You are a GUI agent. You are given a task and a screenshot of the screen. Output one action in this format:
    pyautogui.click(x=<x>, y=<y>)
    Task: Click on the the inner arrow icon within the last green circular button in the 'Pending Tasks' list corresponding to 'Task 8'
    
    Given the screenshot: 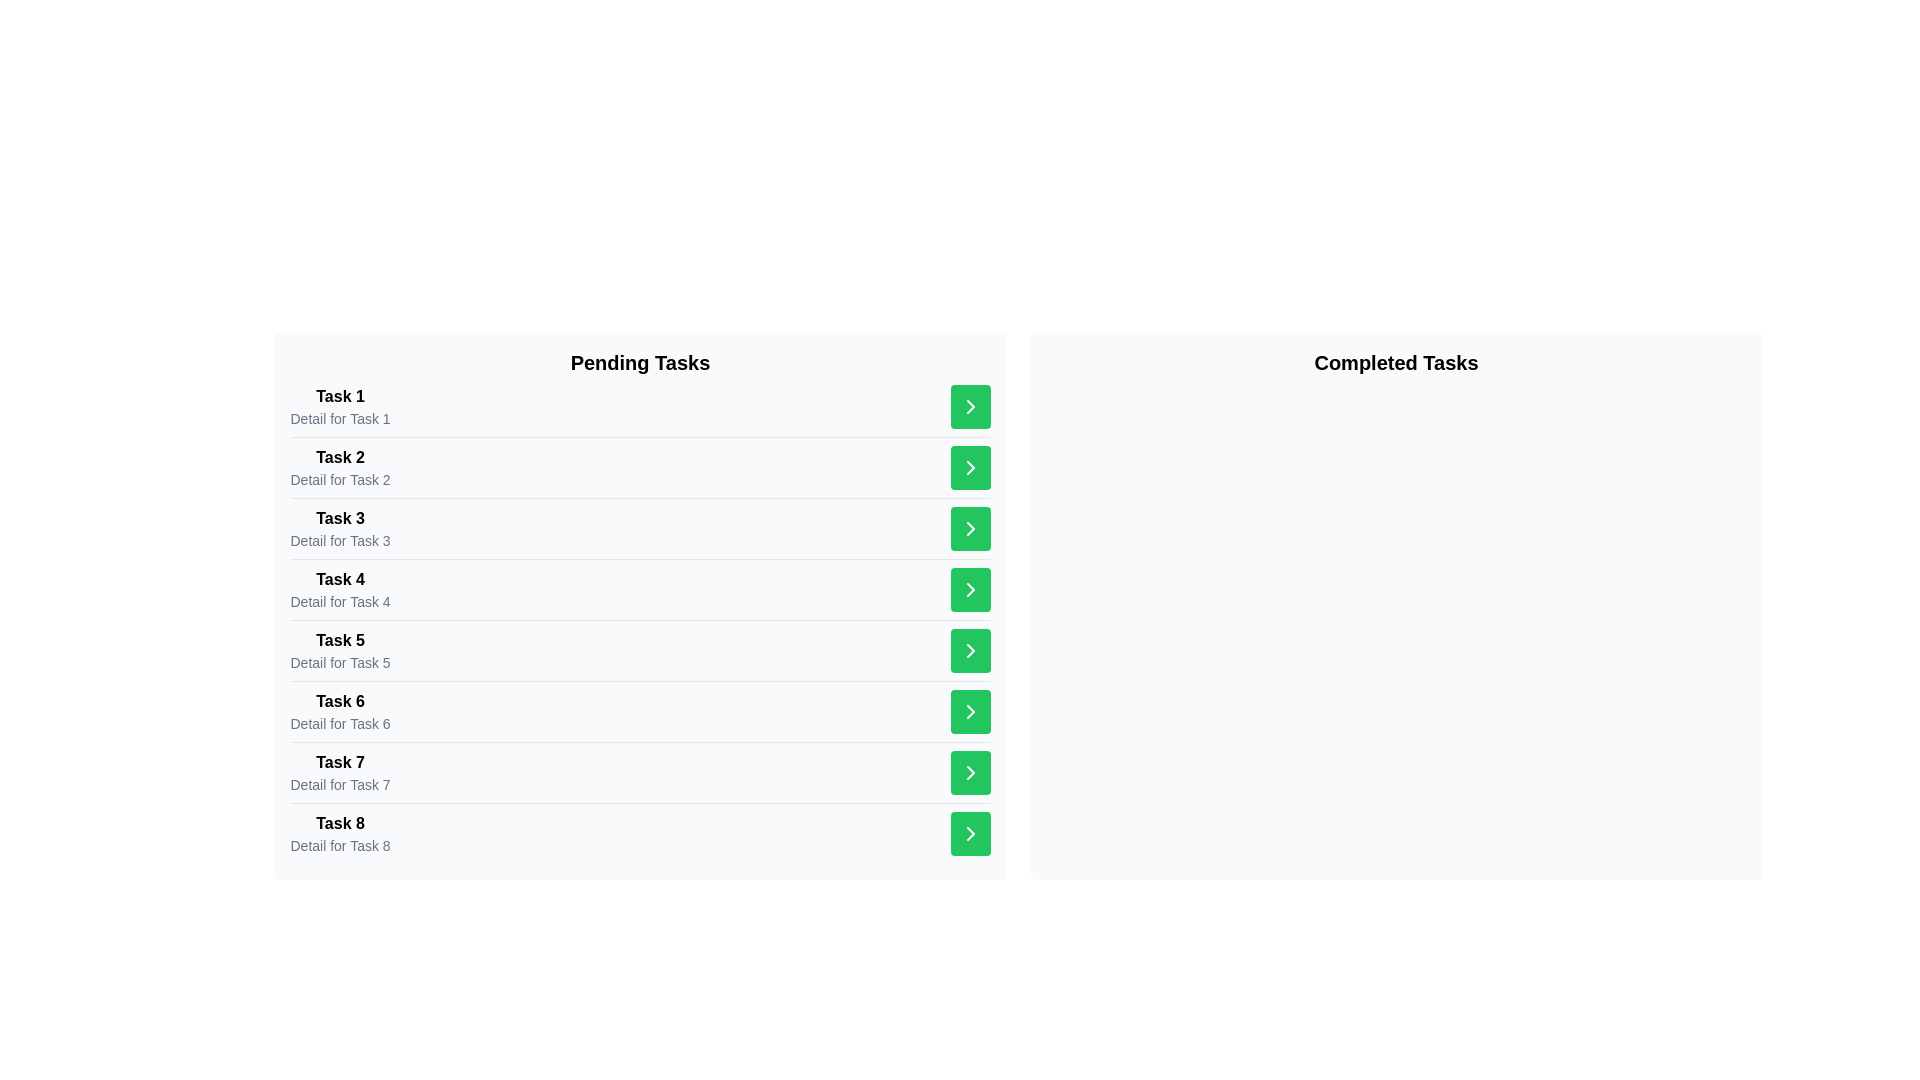 What is the action you would take?
    pyautogui.click(x=970, y=833)
    